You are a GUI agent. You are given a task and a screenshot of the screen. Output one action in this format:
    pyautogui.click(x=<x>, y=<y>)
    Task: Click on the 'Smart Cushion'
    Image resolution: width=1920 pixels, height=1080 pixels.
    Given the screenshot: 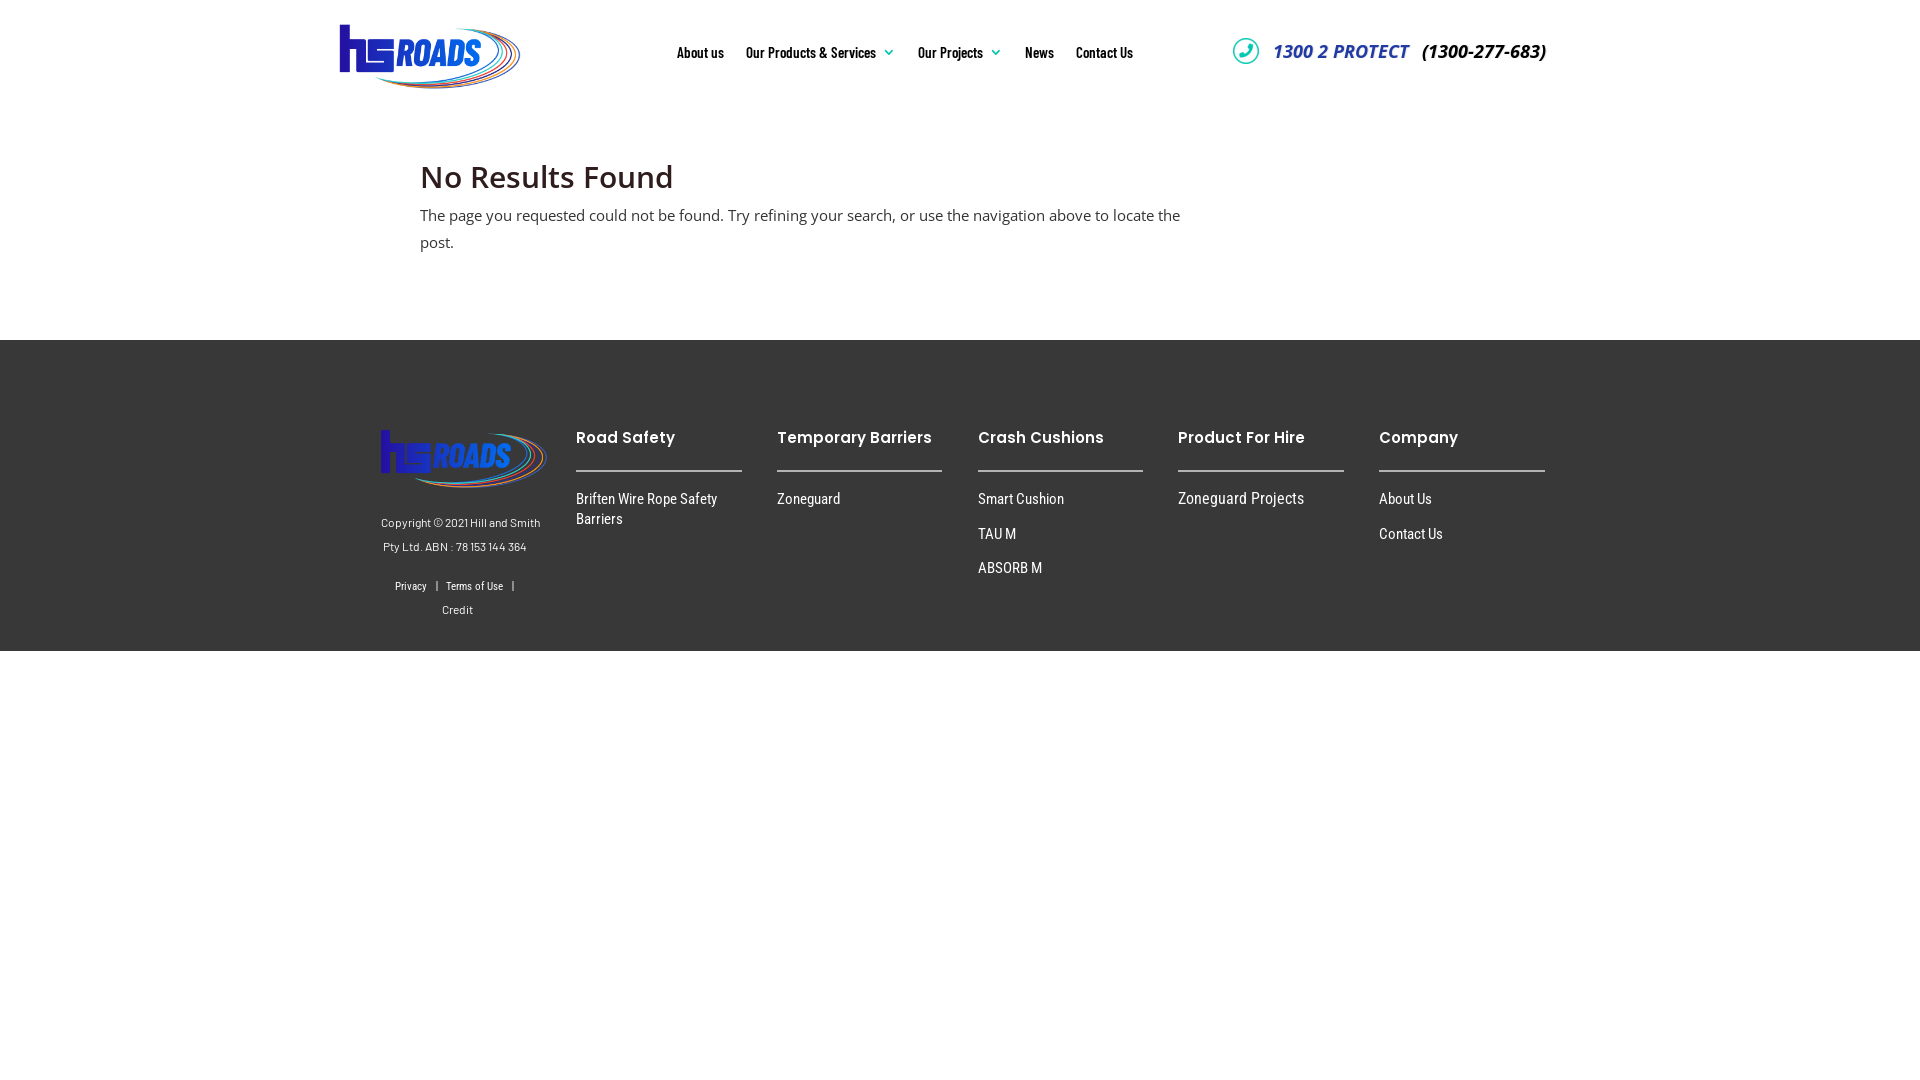 What is the action you would take?
    pyautogui.click(x=1021, y=497)
    